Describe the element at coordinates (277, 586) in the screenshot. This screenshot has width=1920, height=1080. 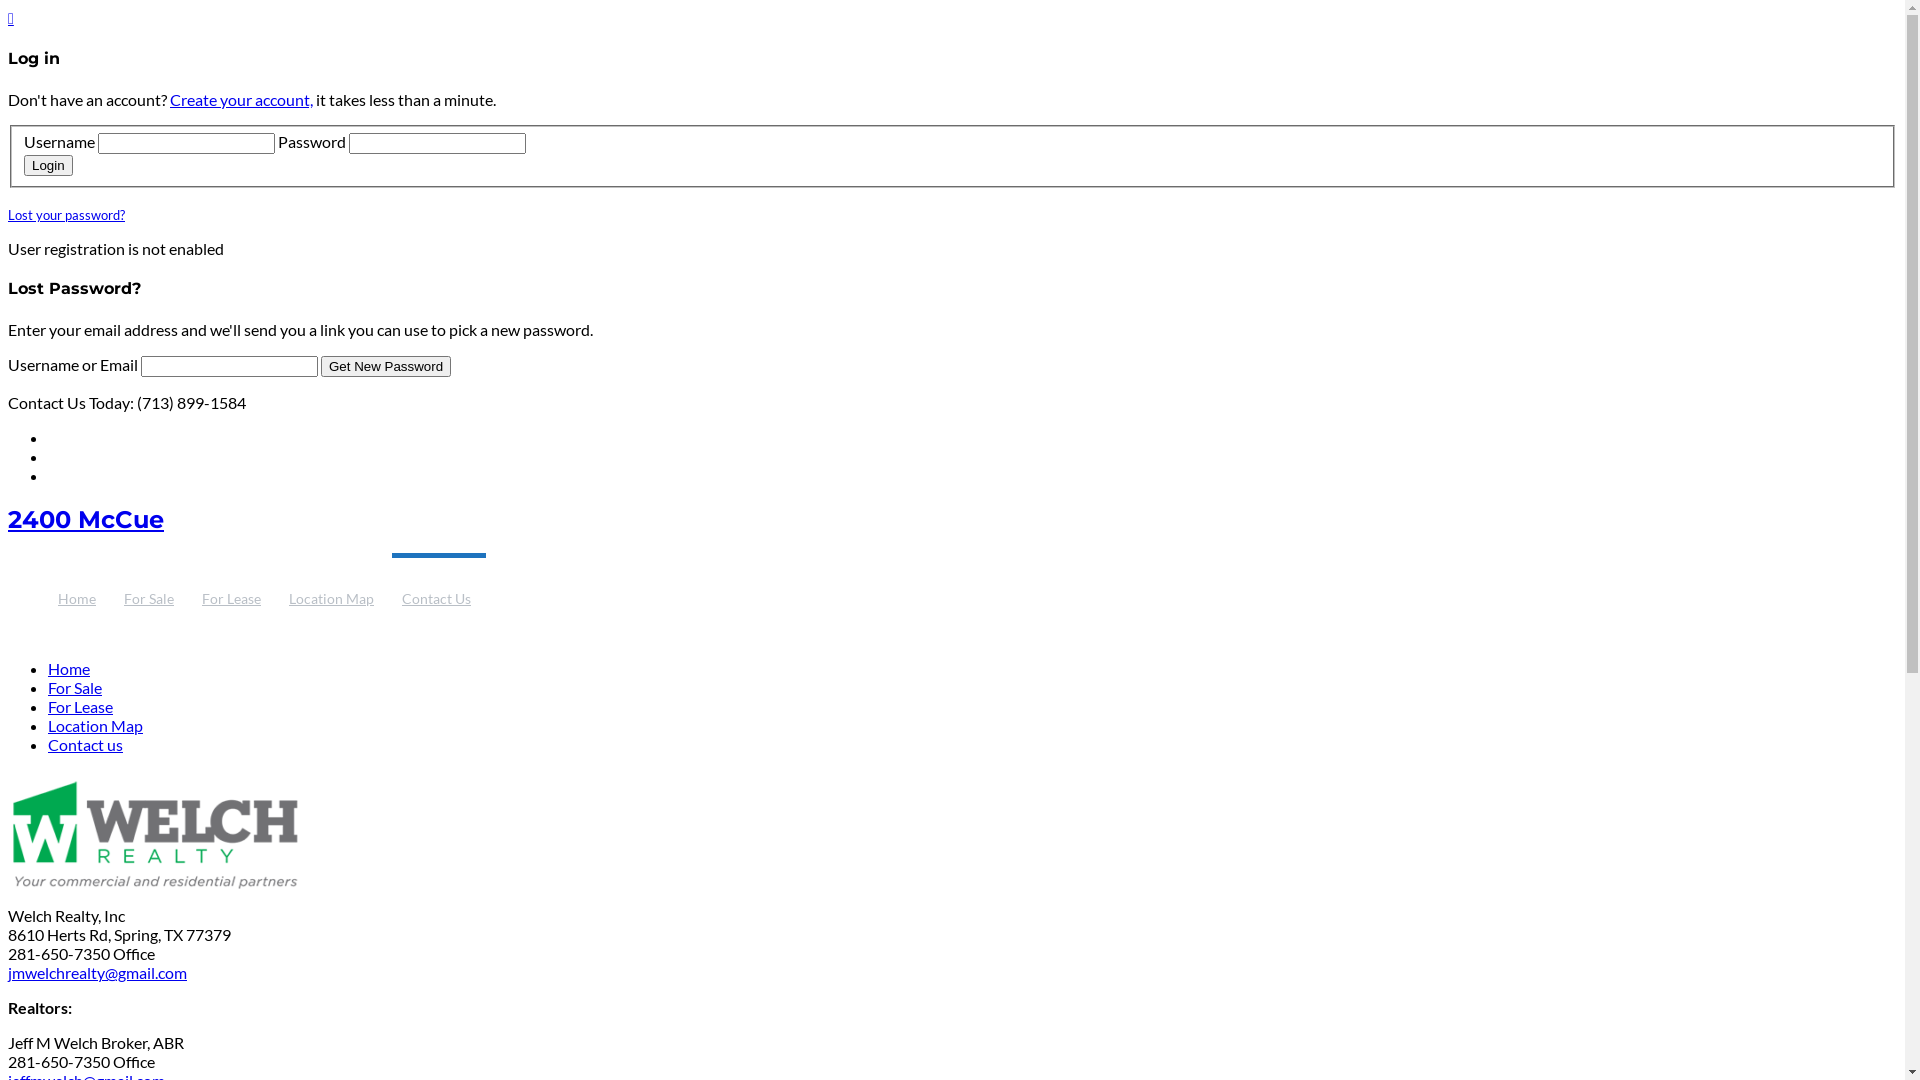
I see `'Location Map'` at that location.